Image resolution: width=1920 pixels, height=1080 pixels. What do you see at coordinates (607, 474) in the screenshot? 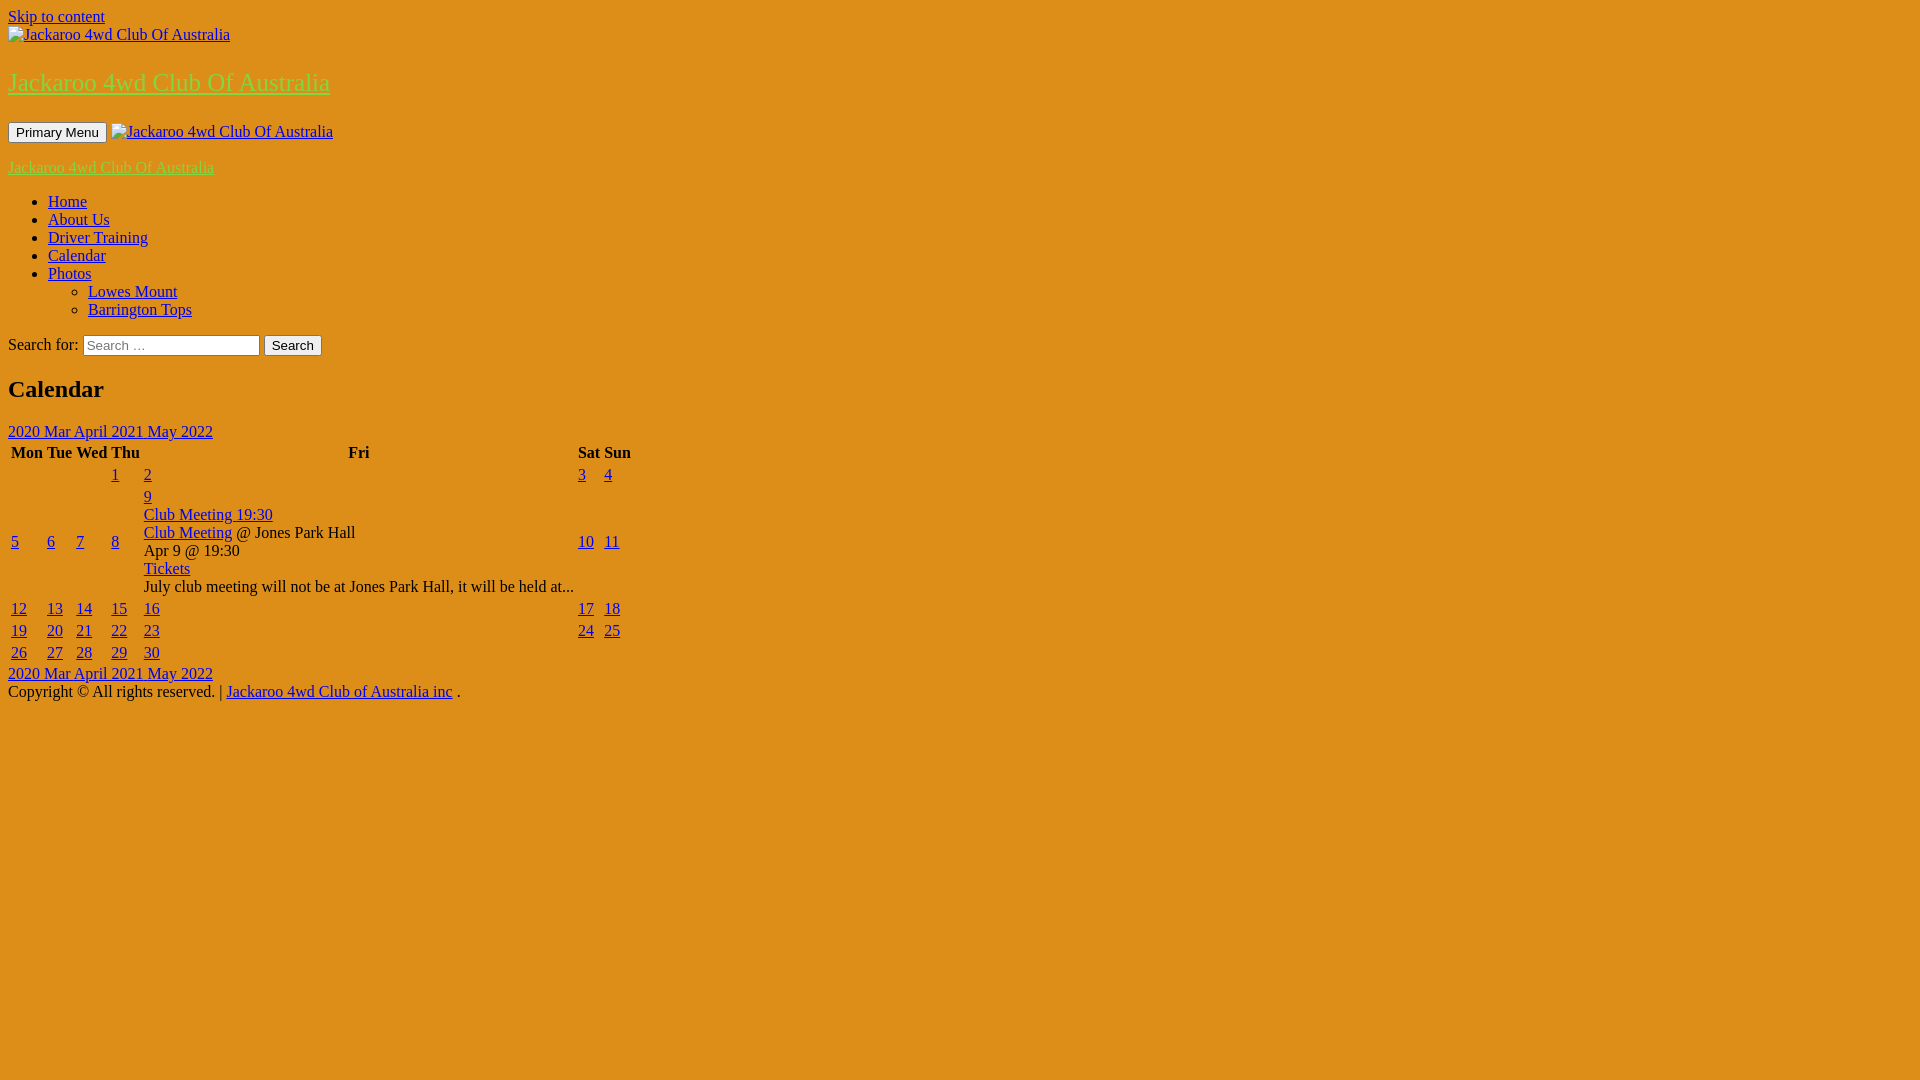
I see `'4'` at bounding box center [607, 474].